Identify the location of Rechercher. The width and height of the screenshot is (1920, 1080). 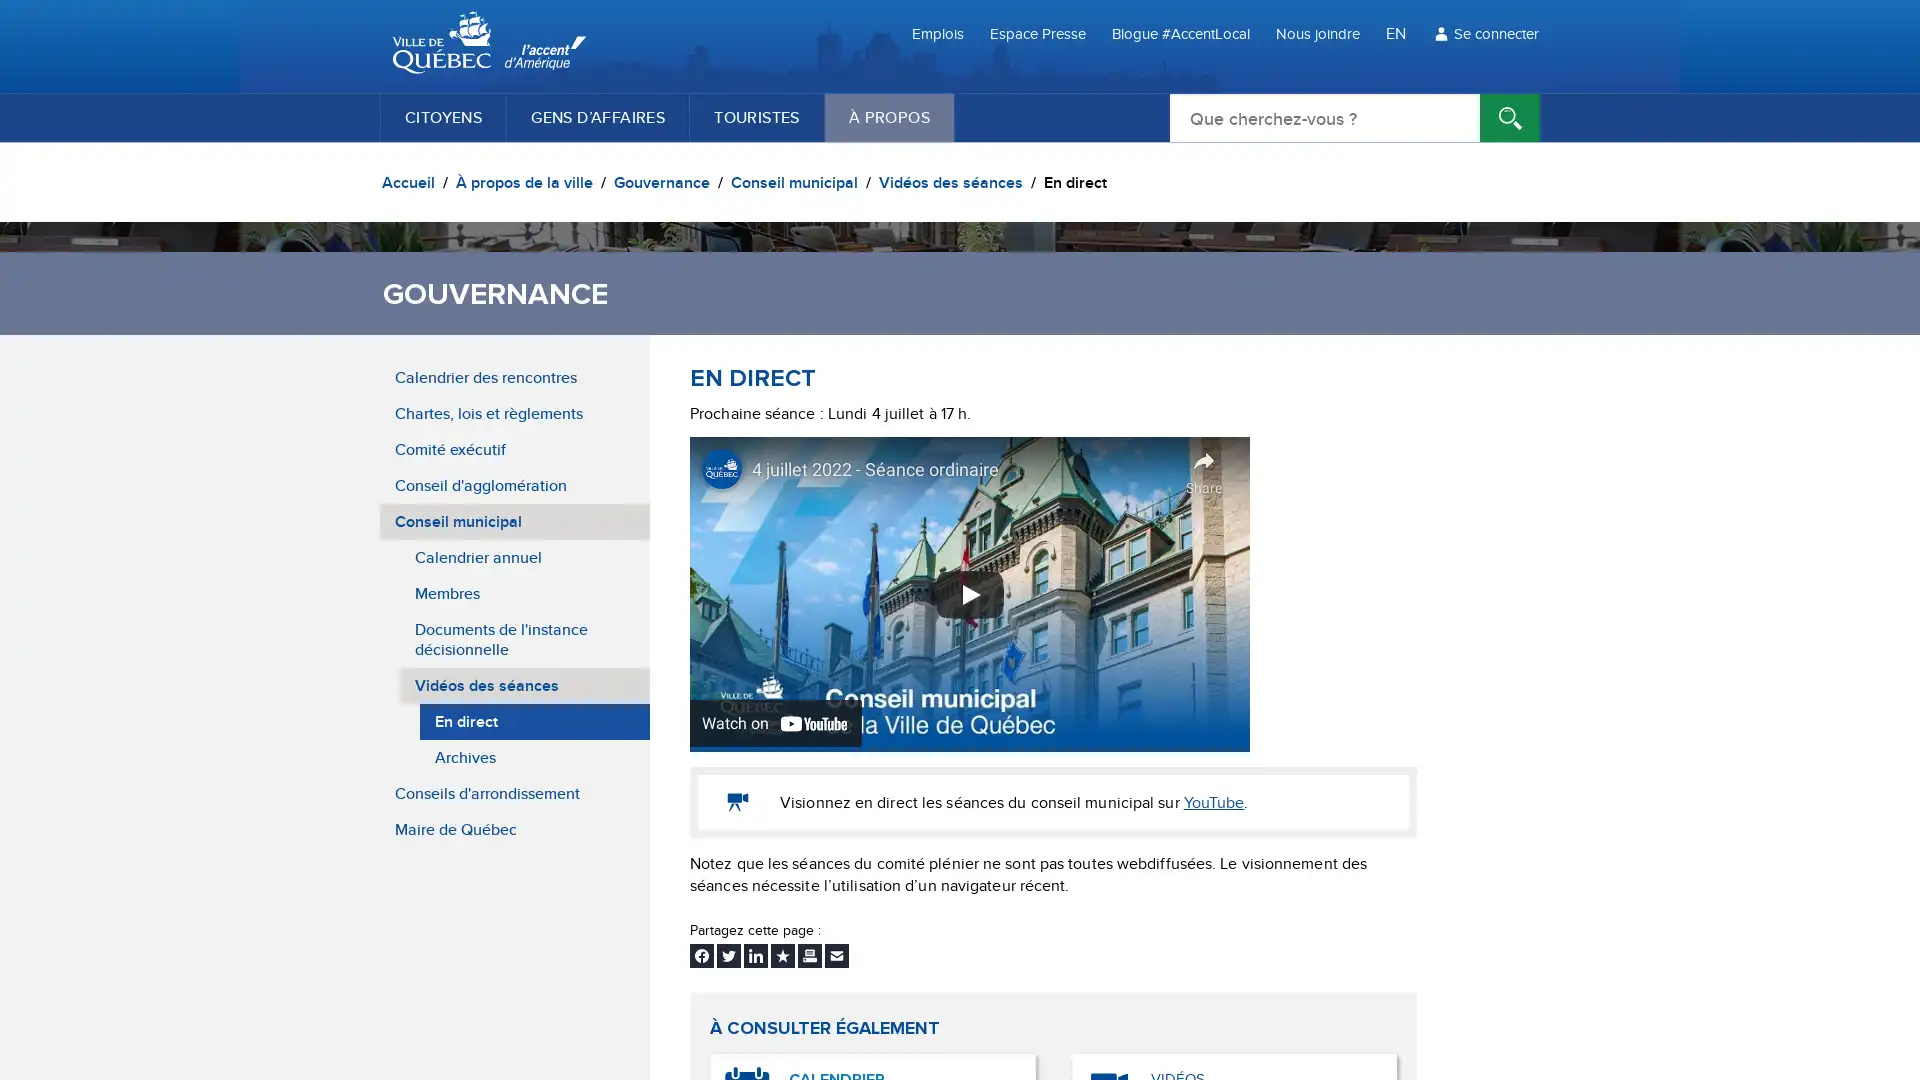
(1510, 118).